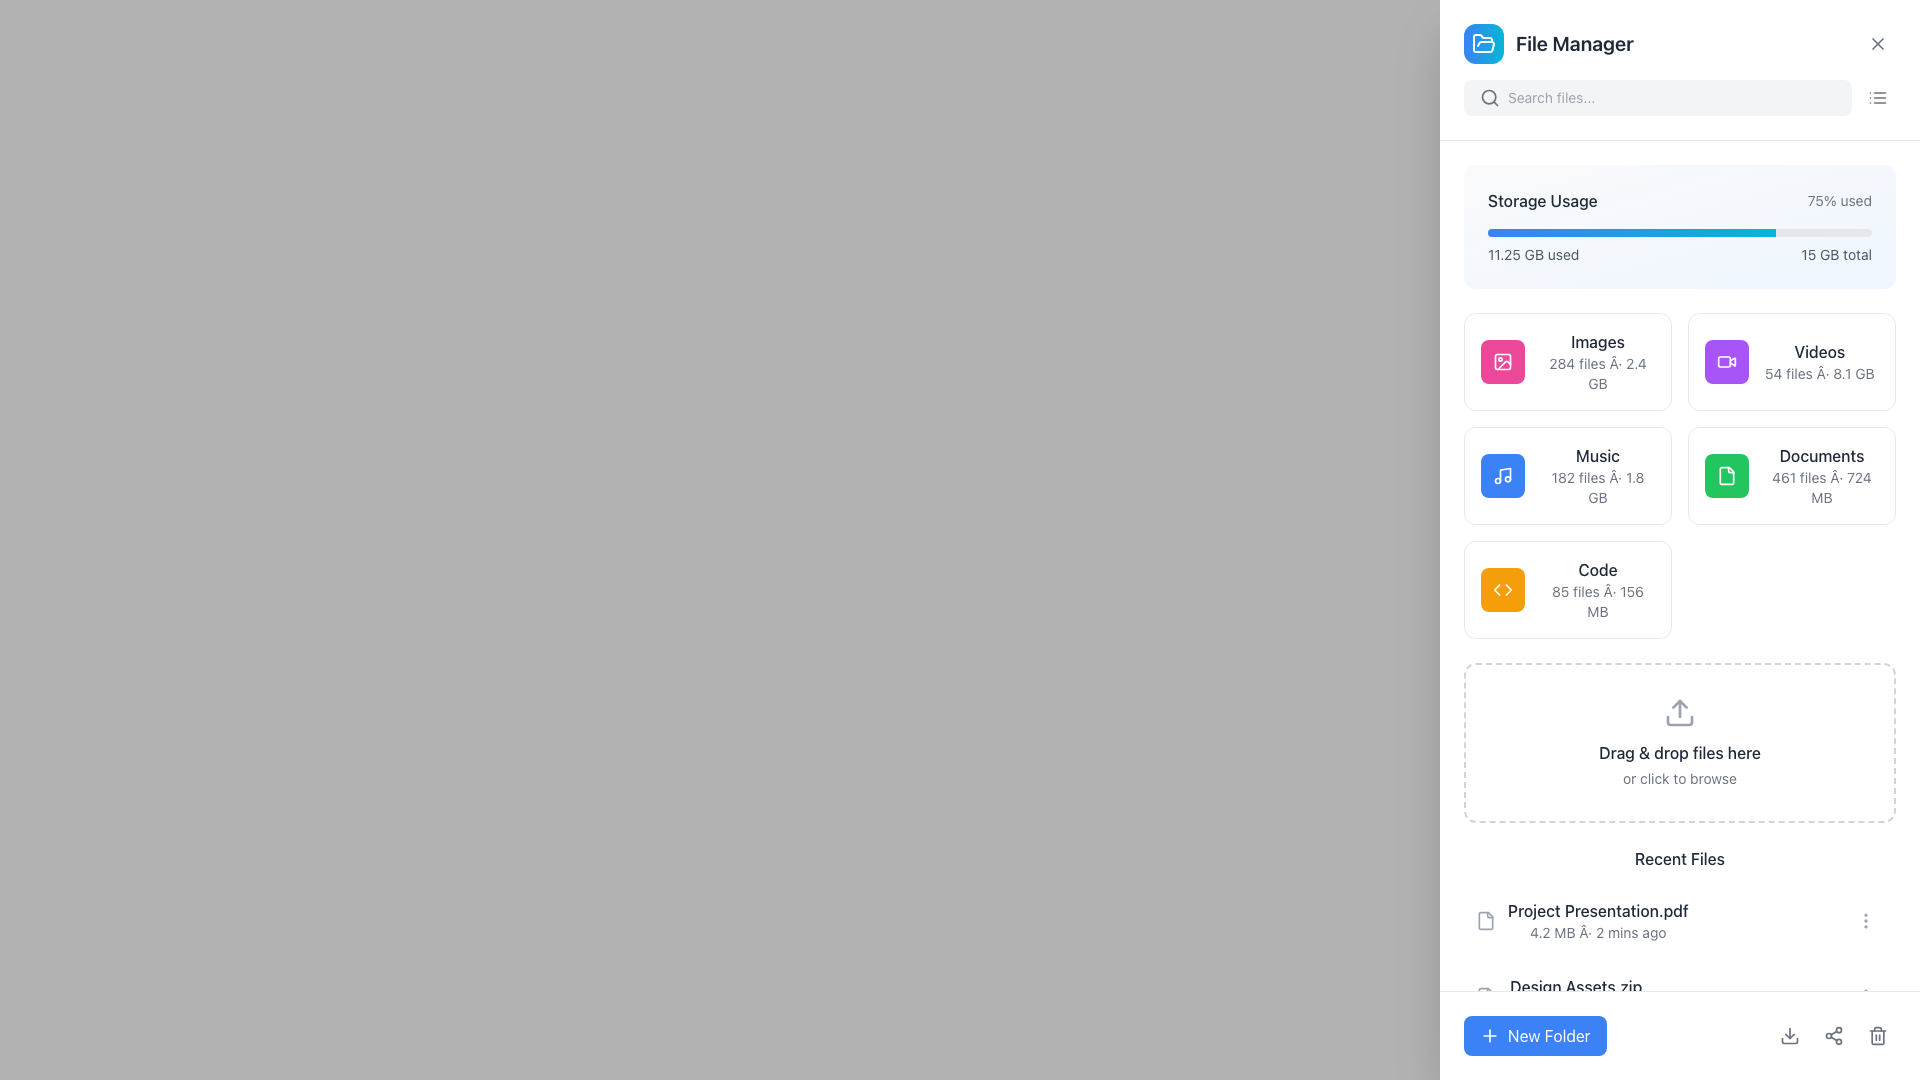 This screenshot has height=1080, width=1920. What do you see at coordinates (1790, 1035) in the screenshot?
I see `the 'Download' button located at the bottom-right corner of the interface` at bounding box center [1790, 1035].